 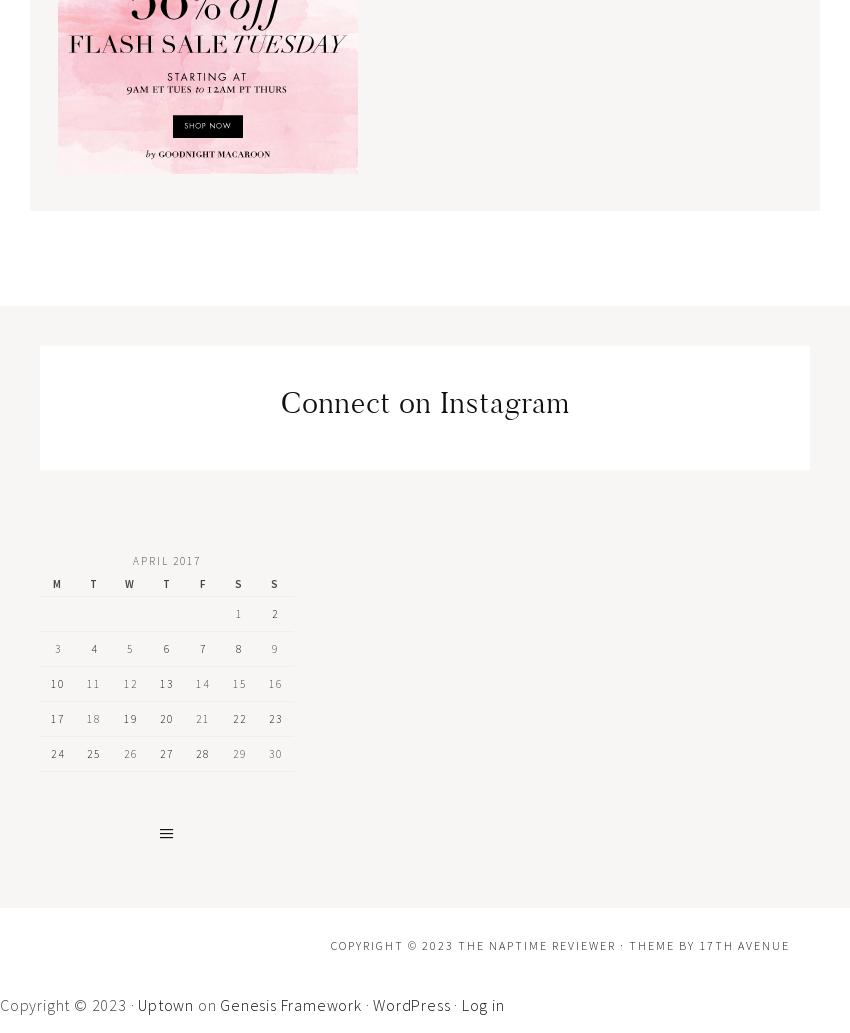 I want to click on '12', so click(x=129, y=682).